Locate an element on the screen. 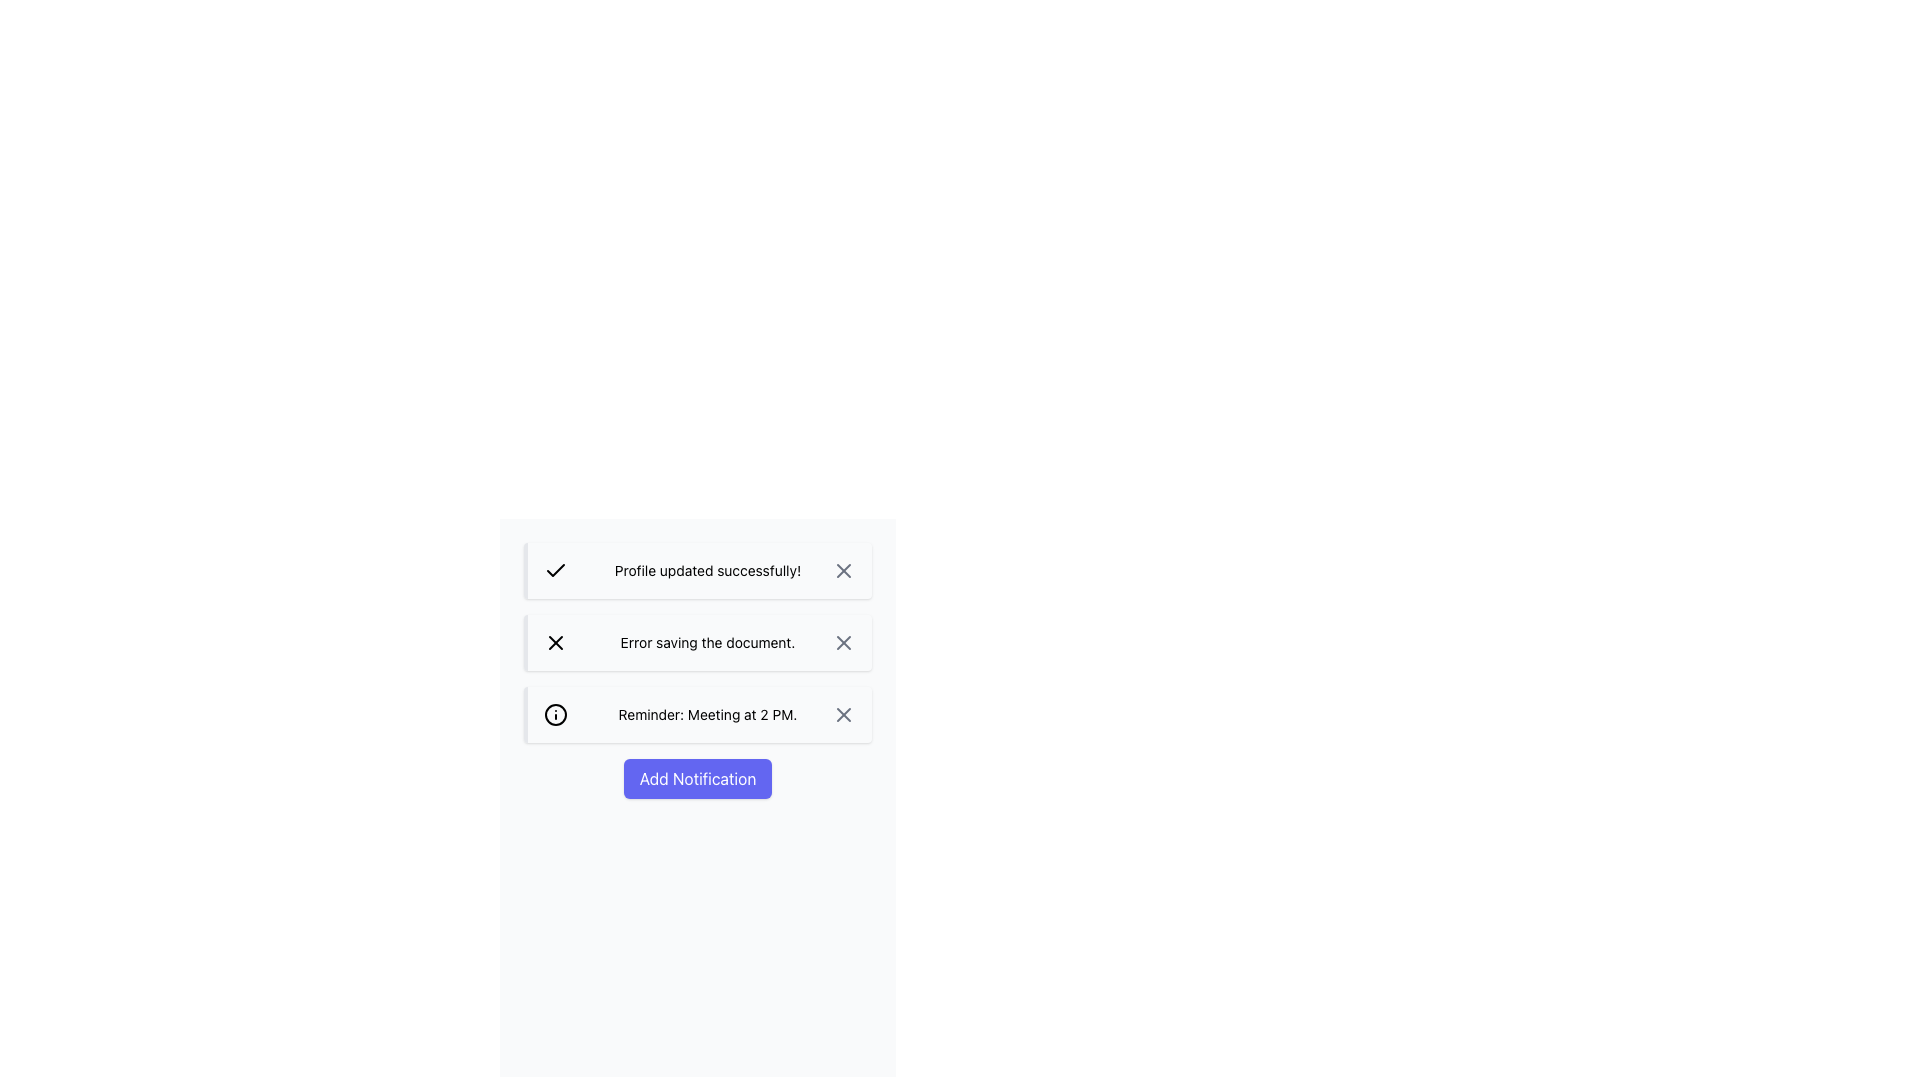 The image size is (1920, 1080). the Notification block that reminds the user about a meeting at 2 PM, which is located between the 'Error saving the document.' notification and the 'Add Notification' button is located at coordinates (697, 713).